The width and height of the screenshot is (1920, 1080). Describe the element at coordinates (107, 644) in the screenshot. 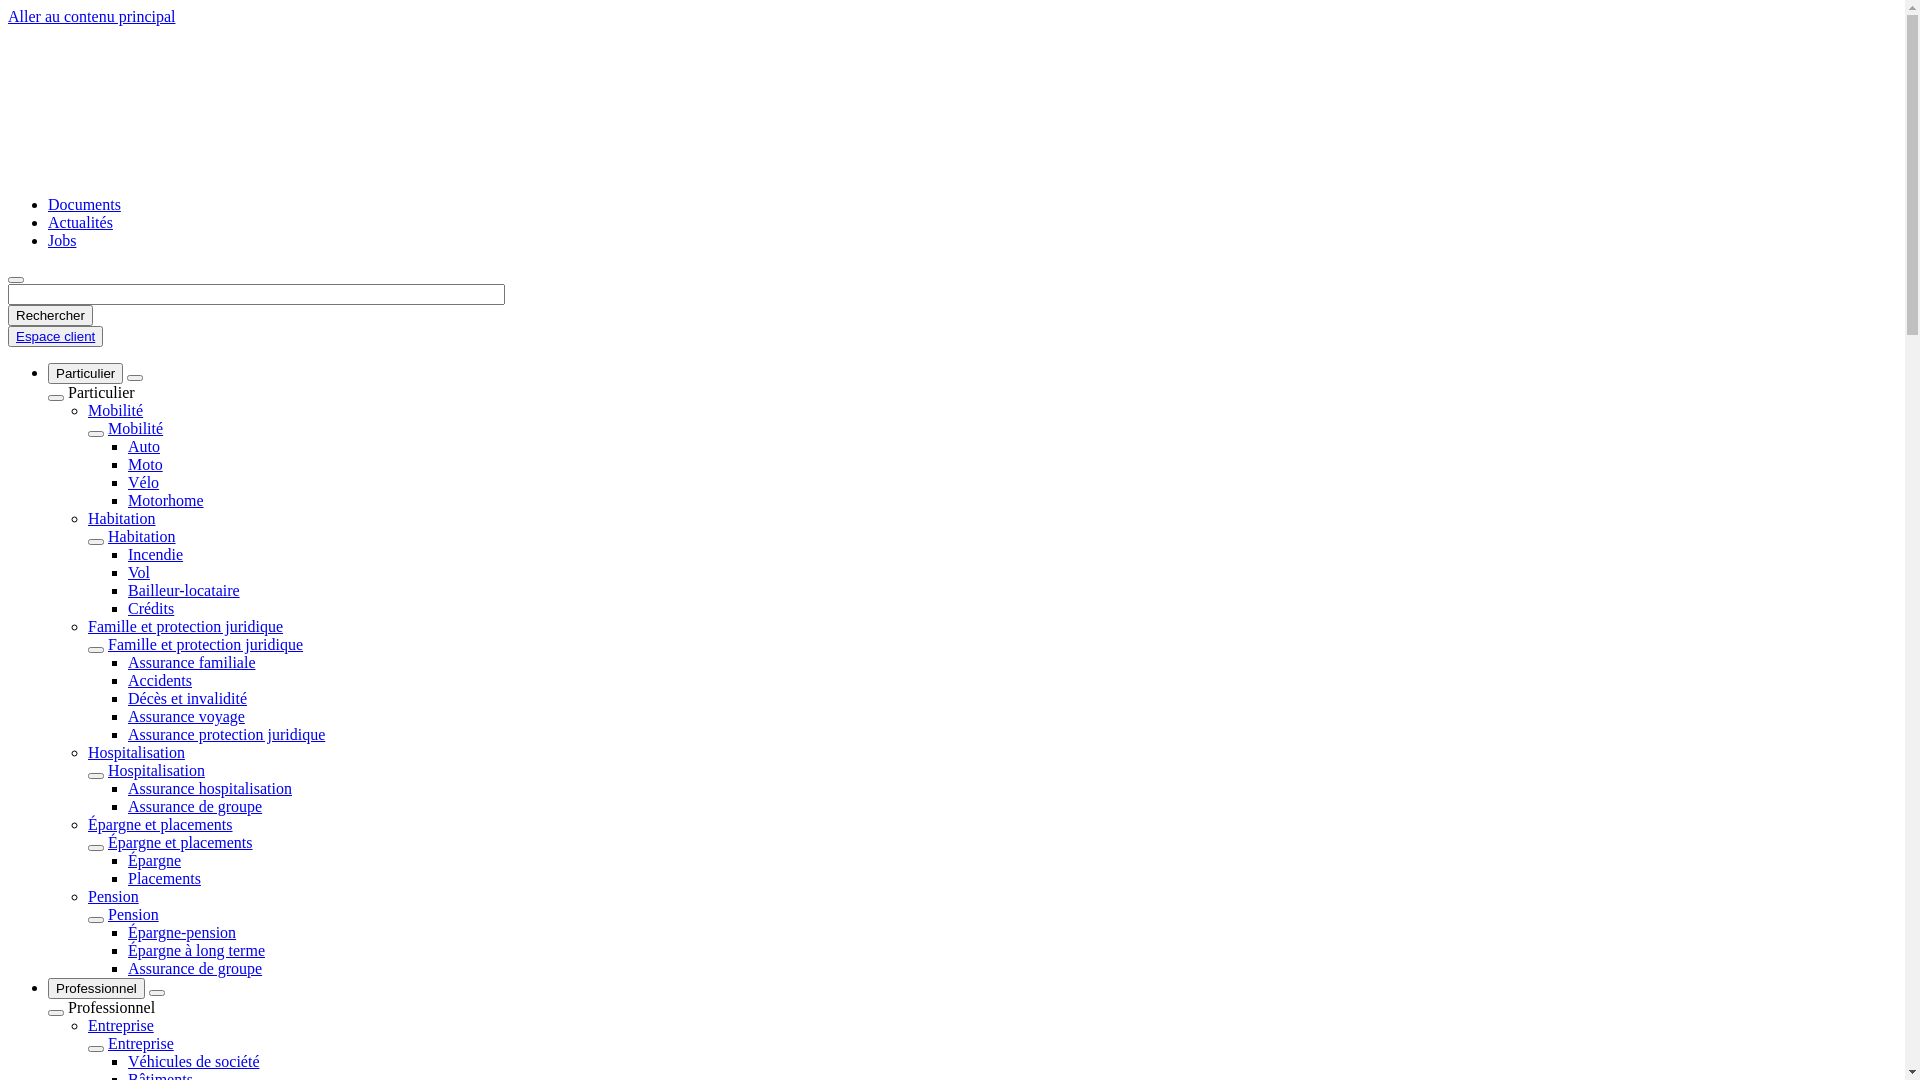

I see `'Famille et protection juridique'` at that location.